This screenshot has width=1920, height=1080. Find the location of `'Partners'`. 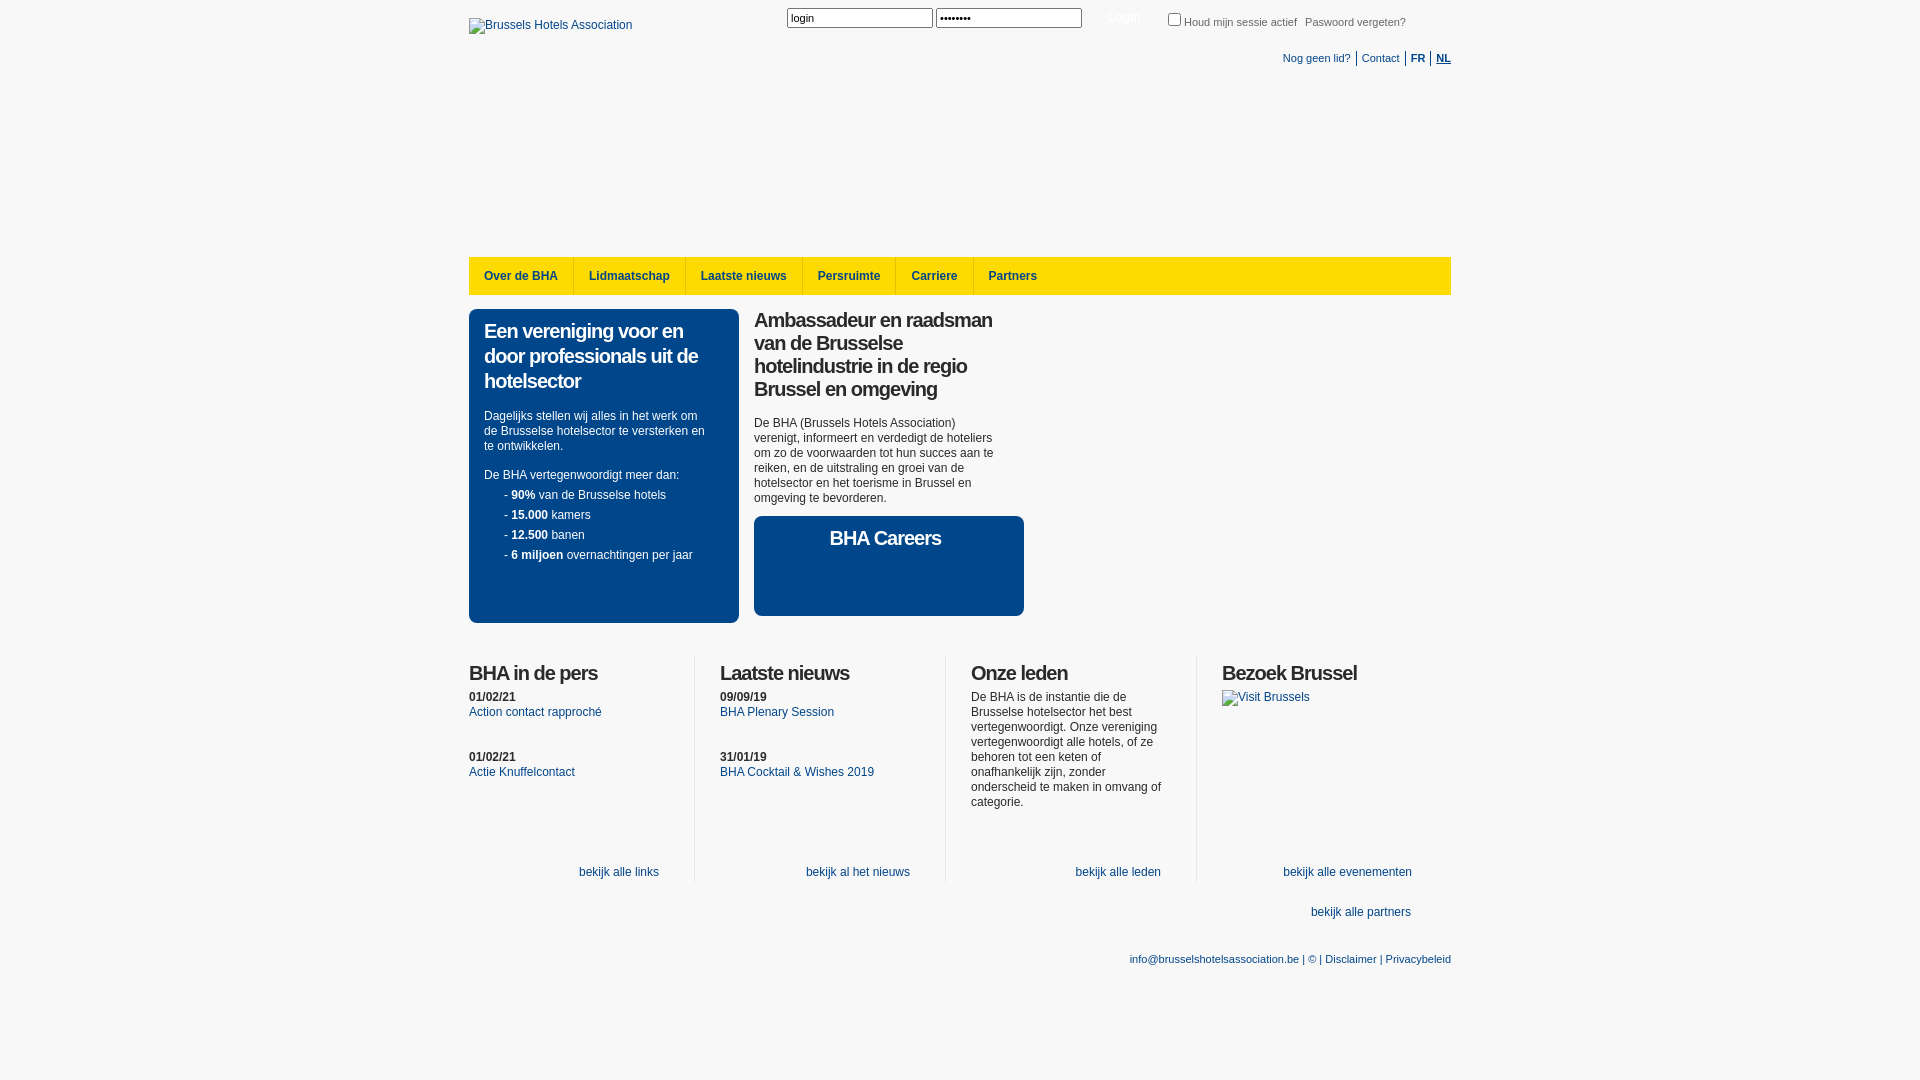

'Partners' is located at coordinates (1012, 276).